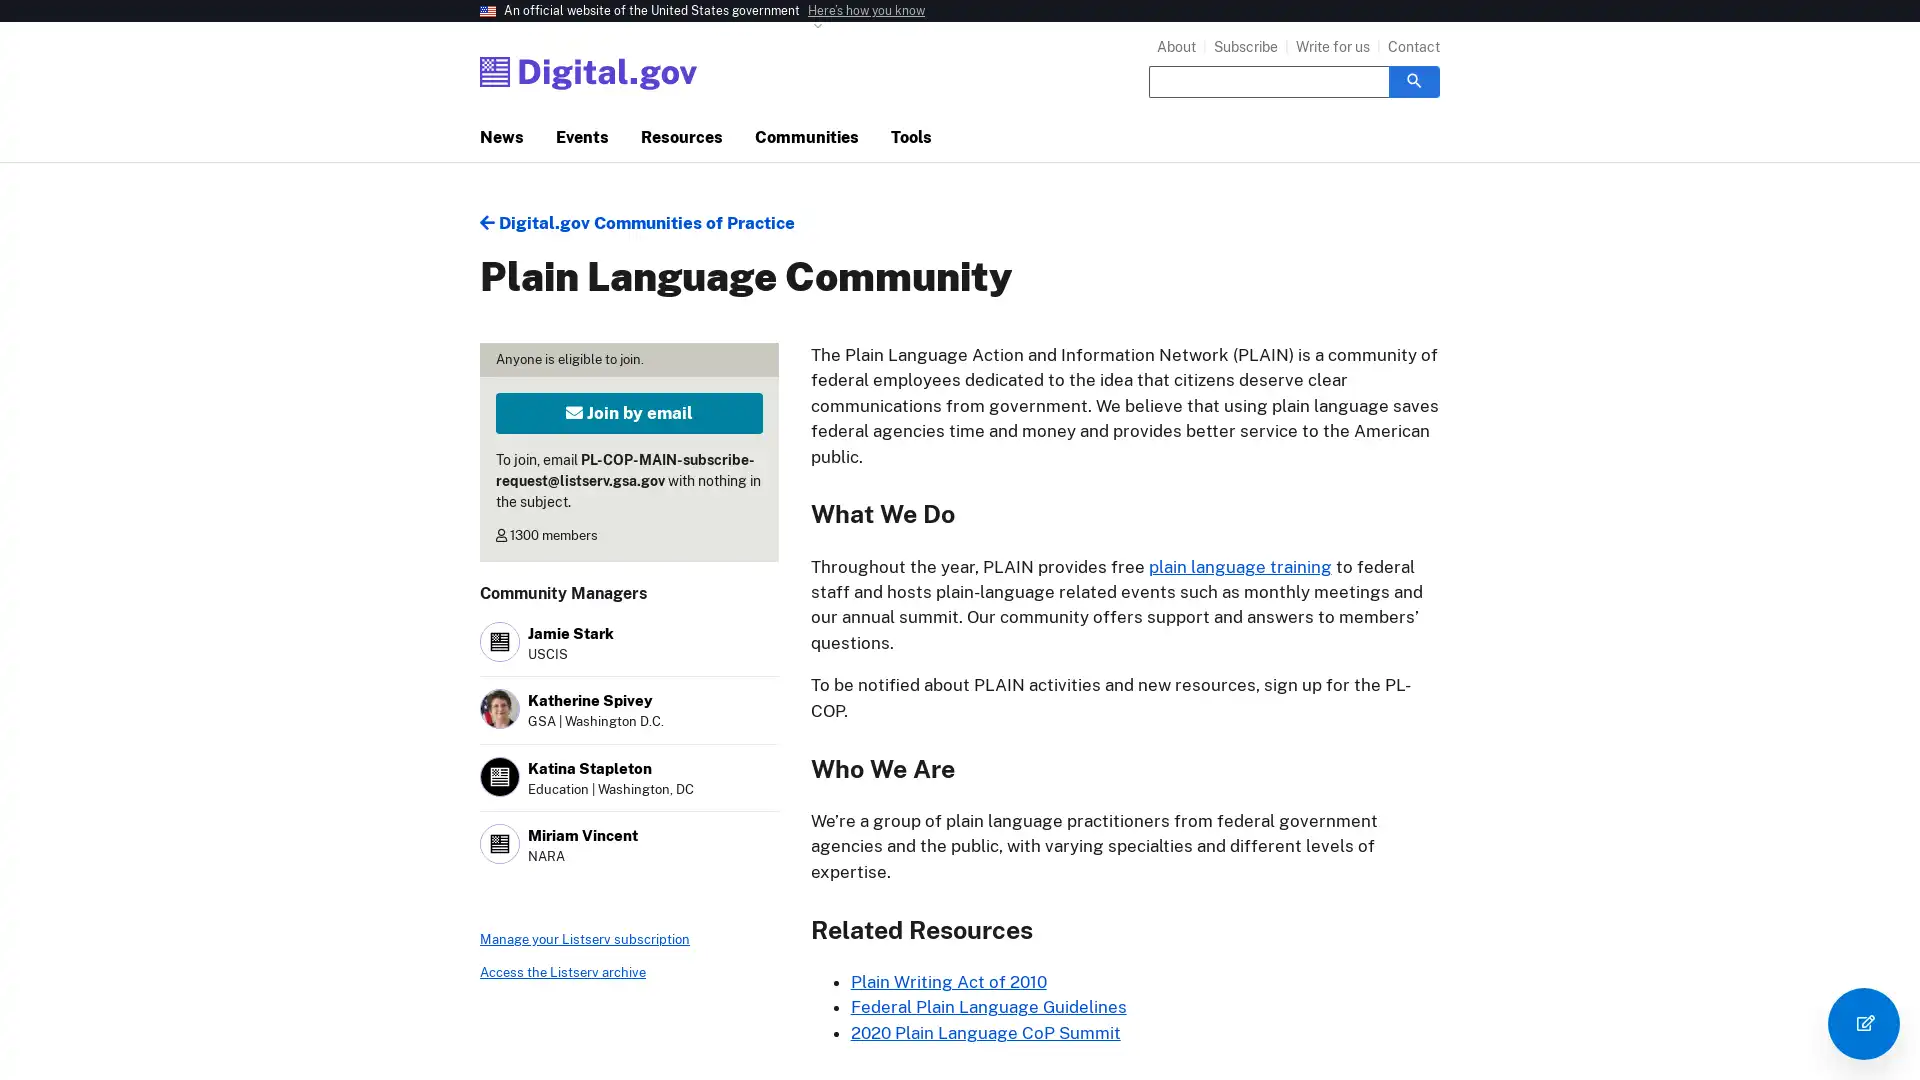 The image size is (1920, 1080). I want to click on edit, so click(1862, 1023).